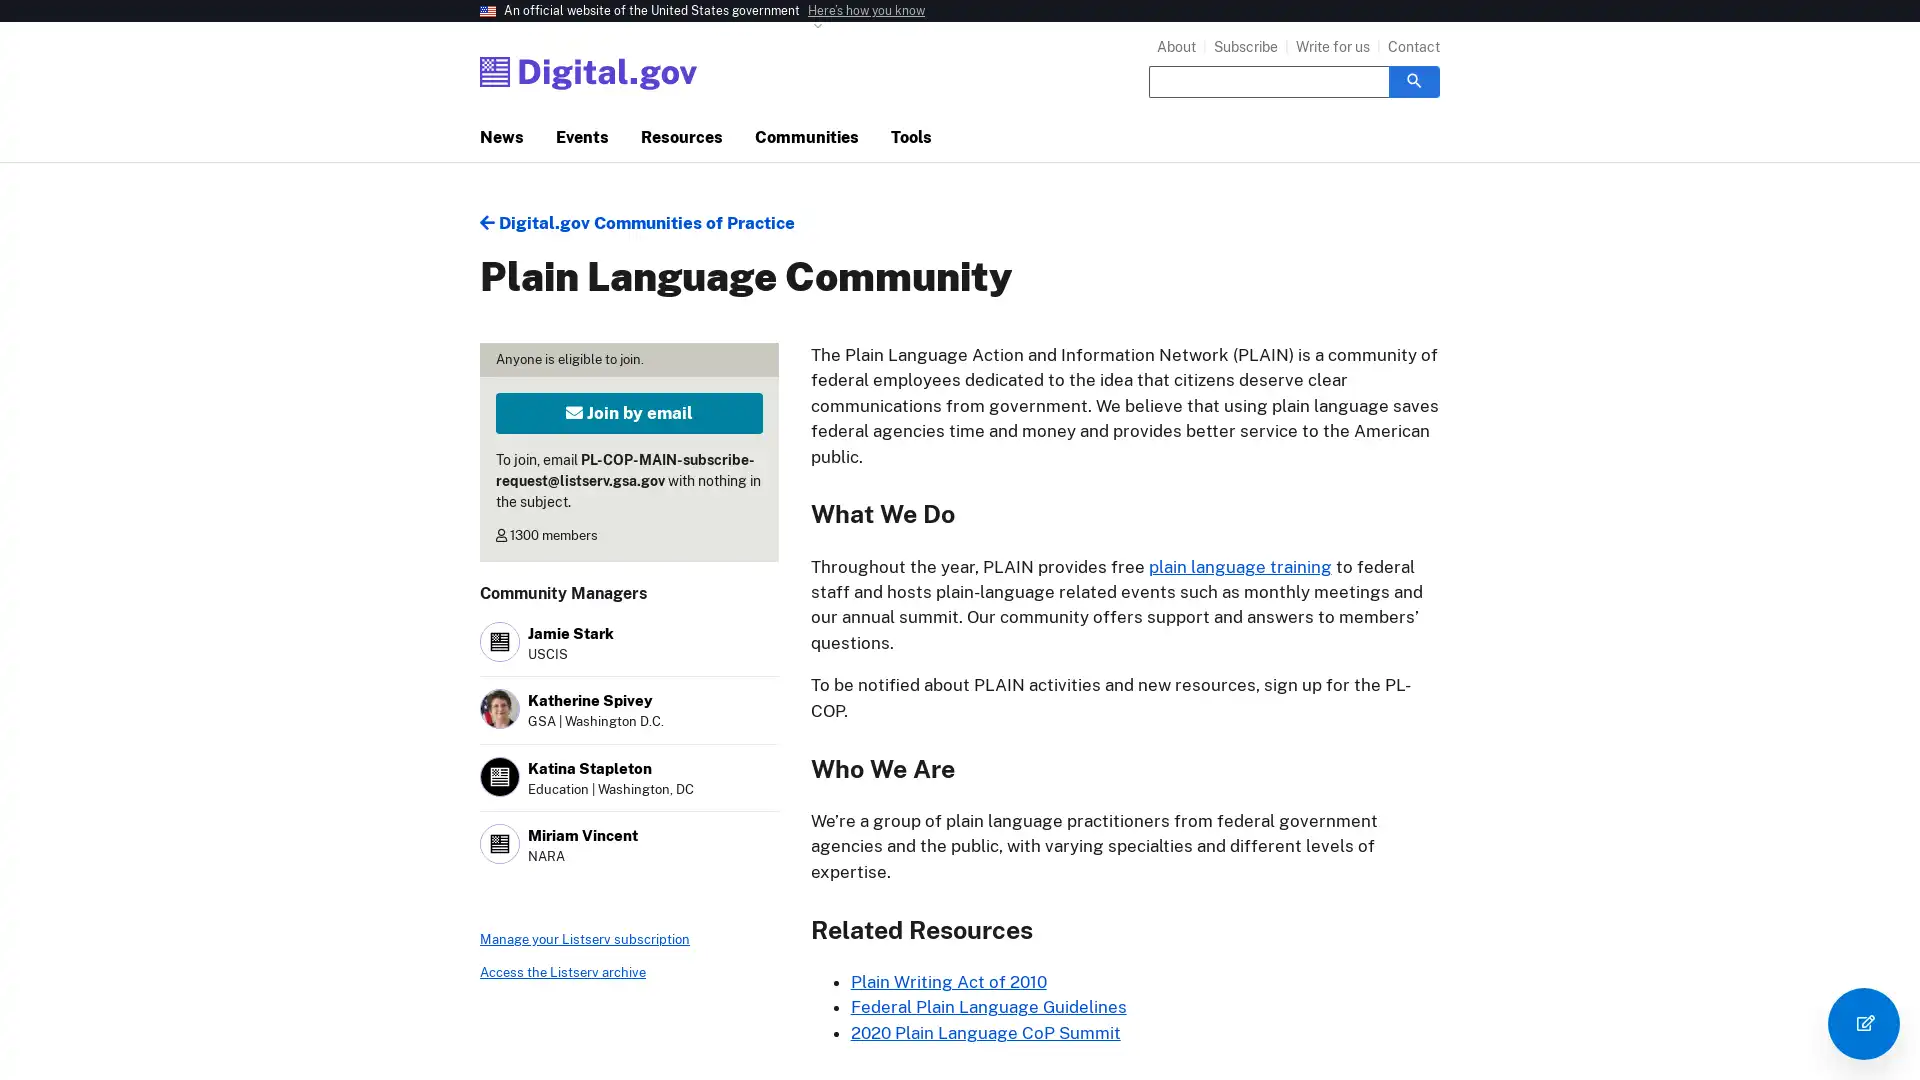 The image size is (1920, 1080). I want to click on edit, so click(1862, 1023).